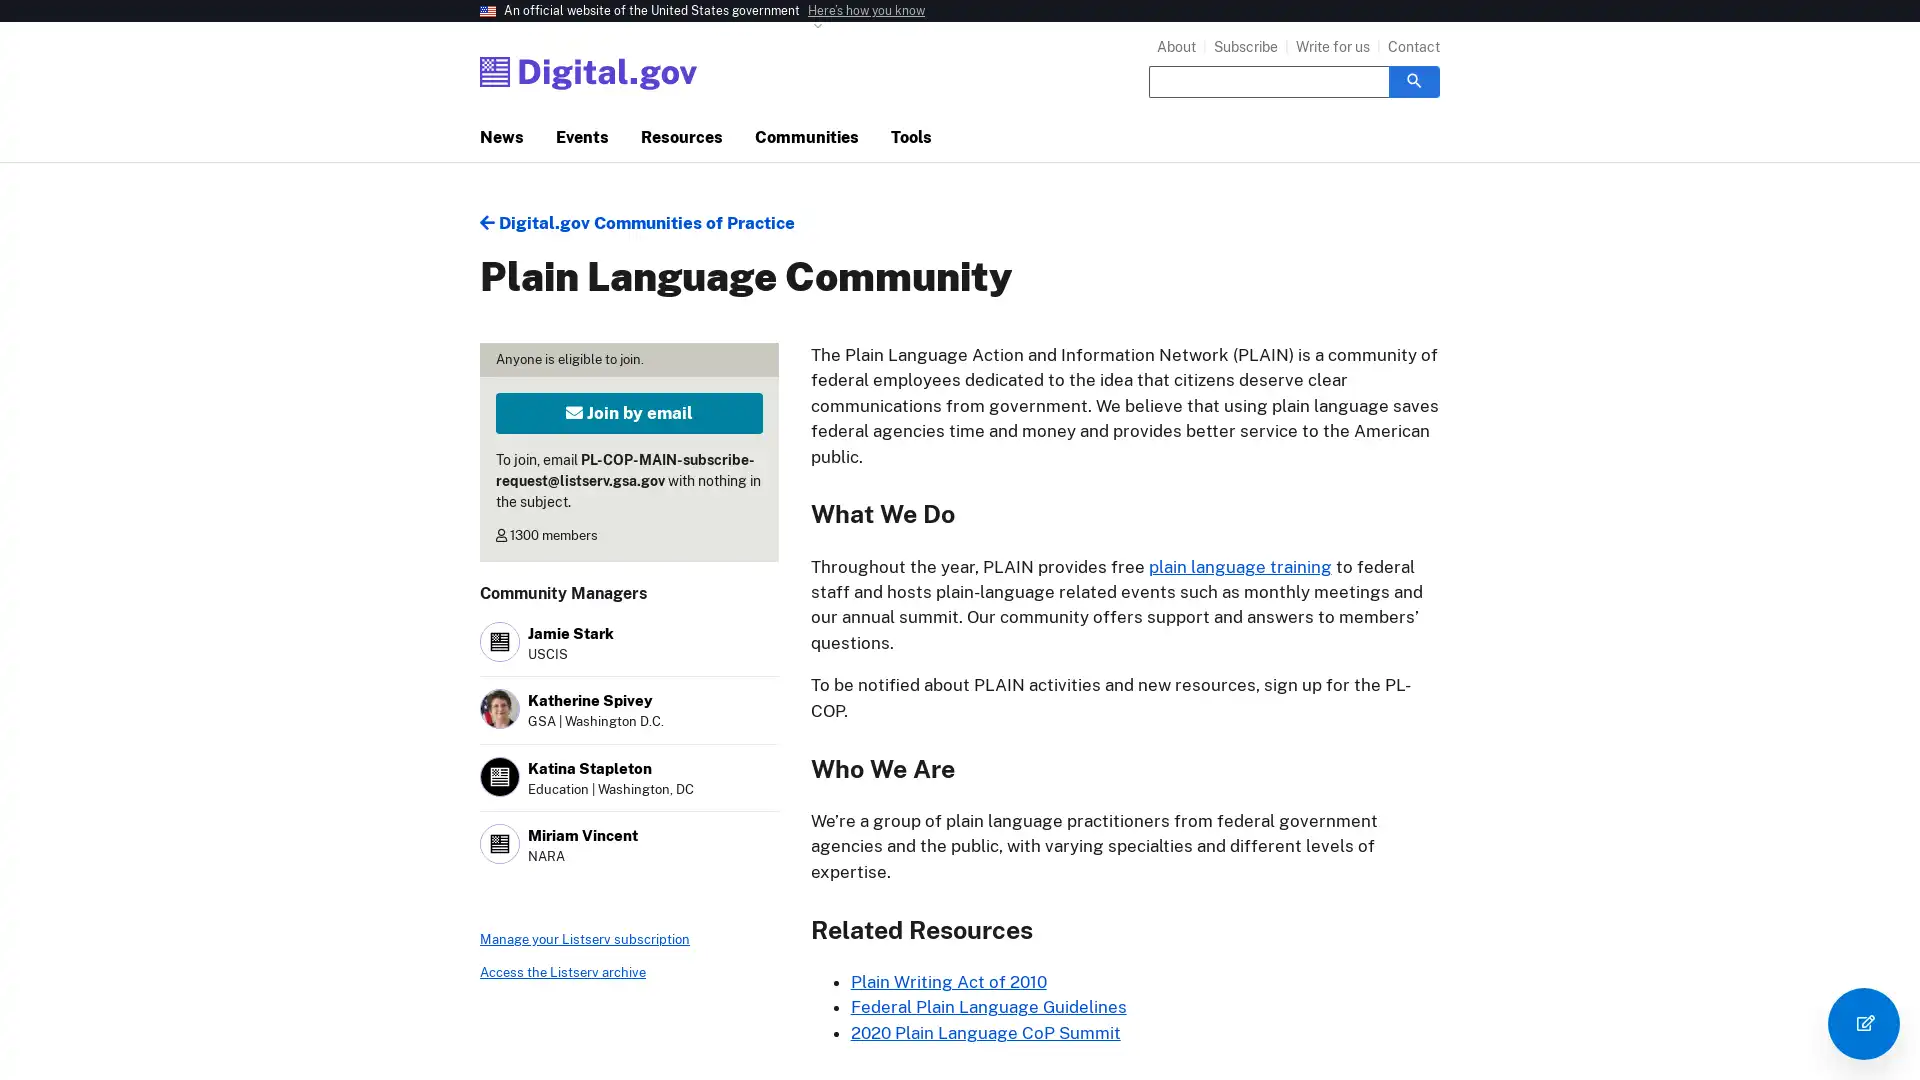 The image size is (1920, 1080). I want to click on edit, so click(1862, 1023).